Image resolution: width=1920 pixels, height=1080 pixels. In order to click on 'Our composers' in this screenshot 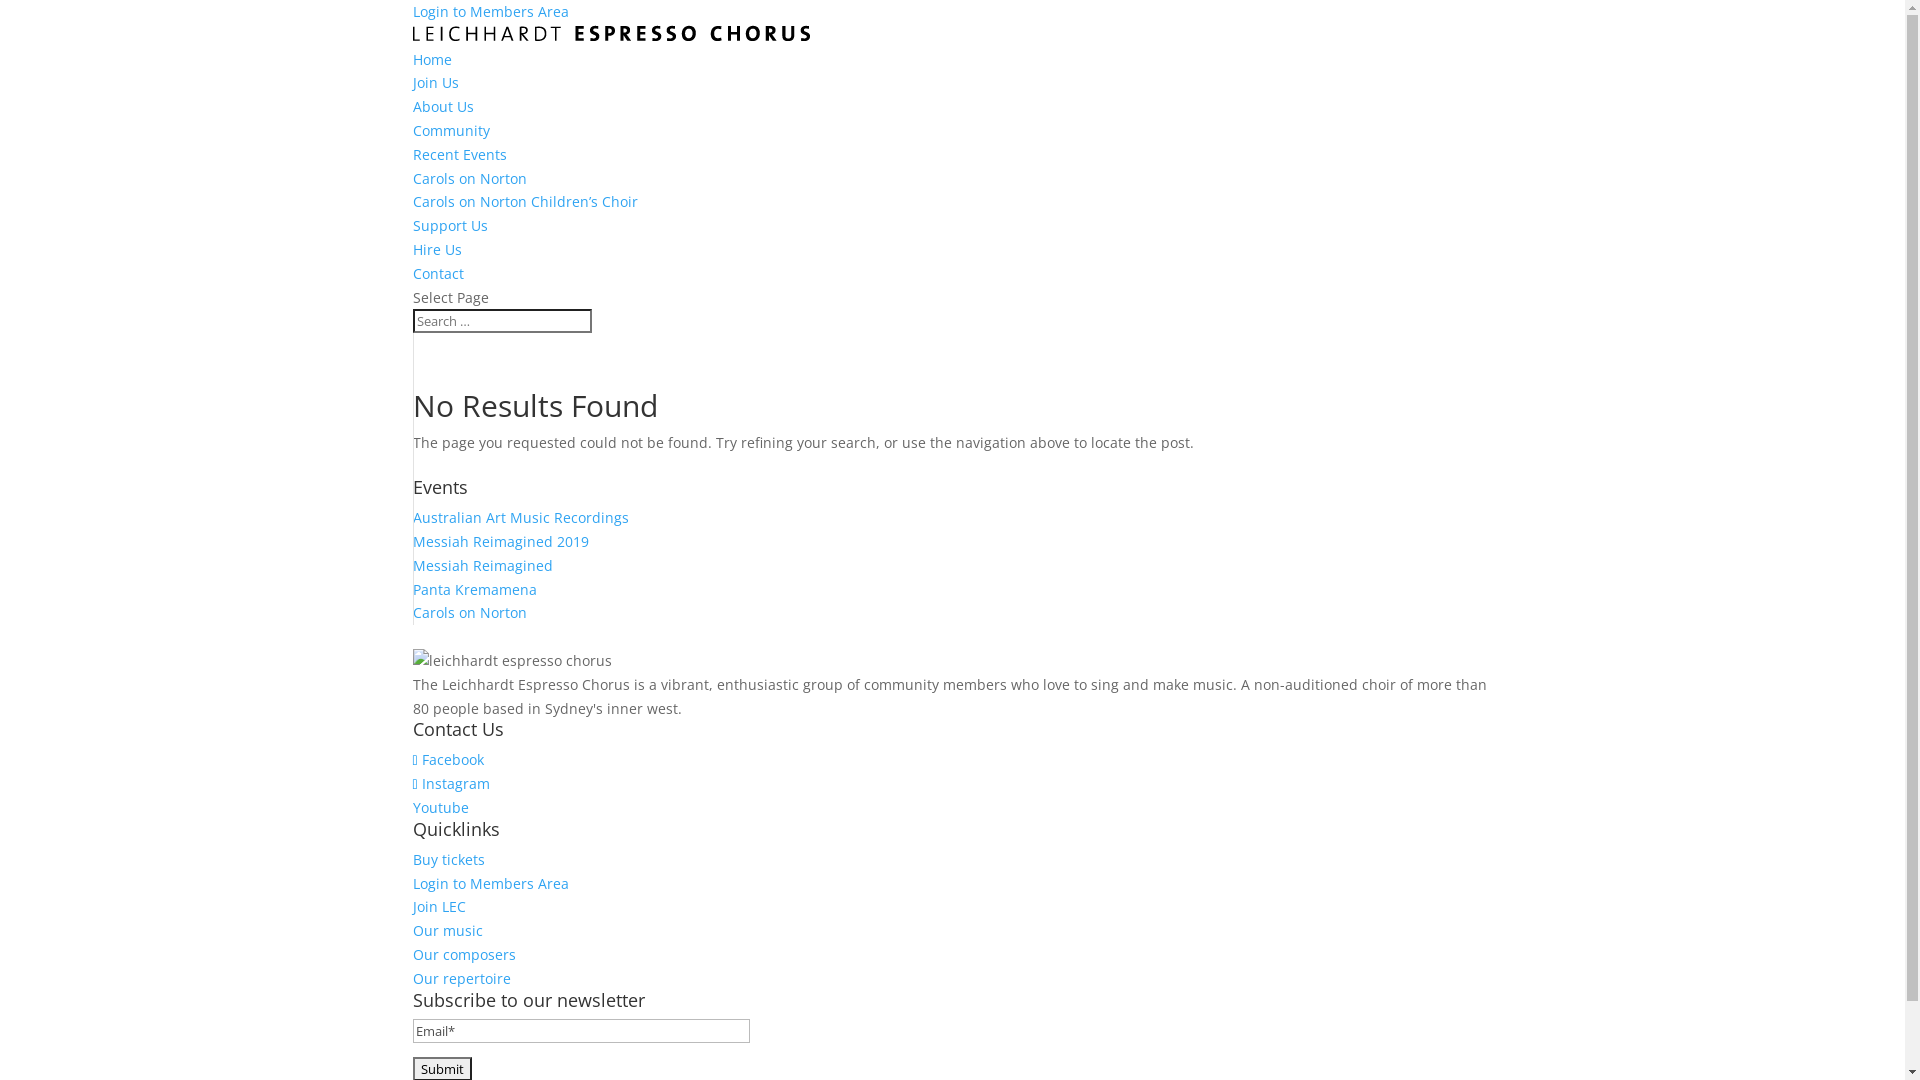, I will do `click(411, 953)`.